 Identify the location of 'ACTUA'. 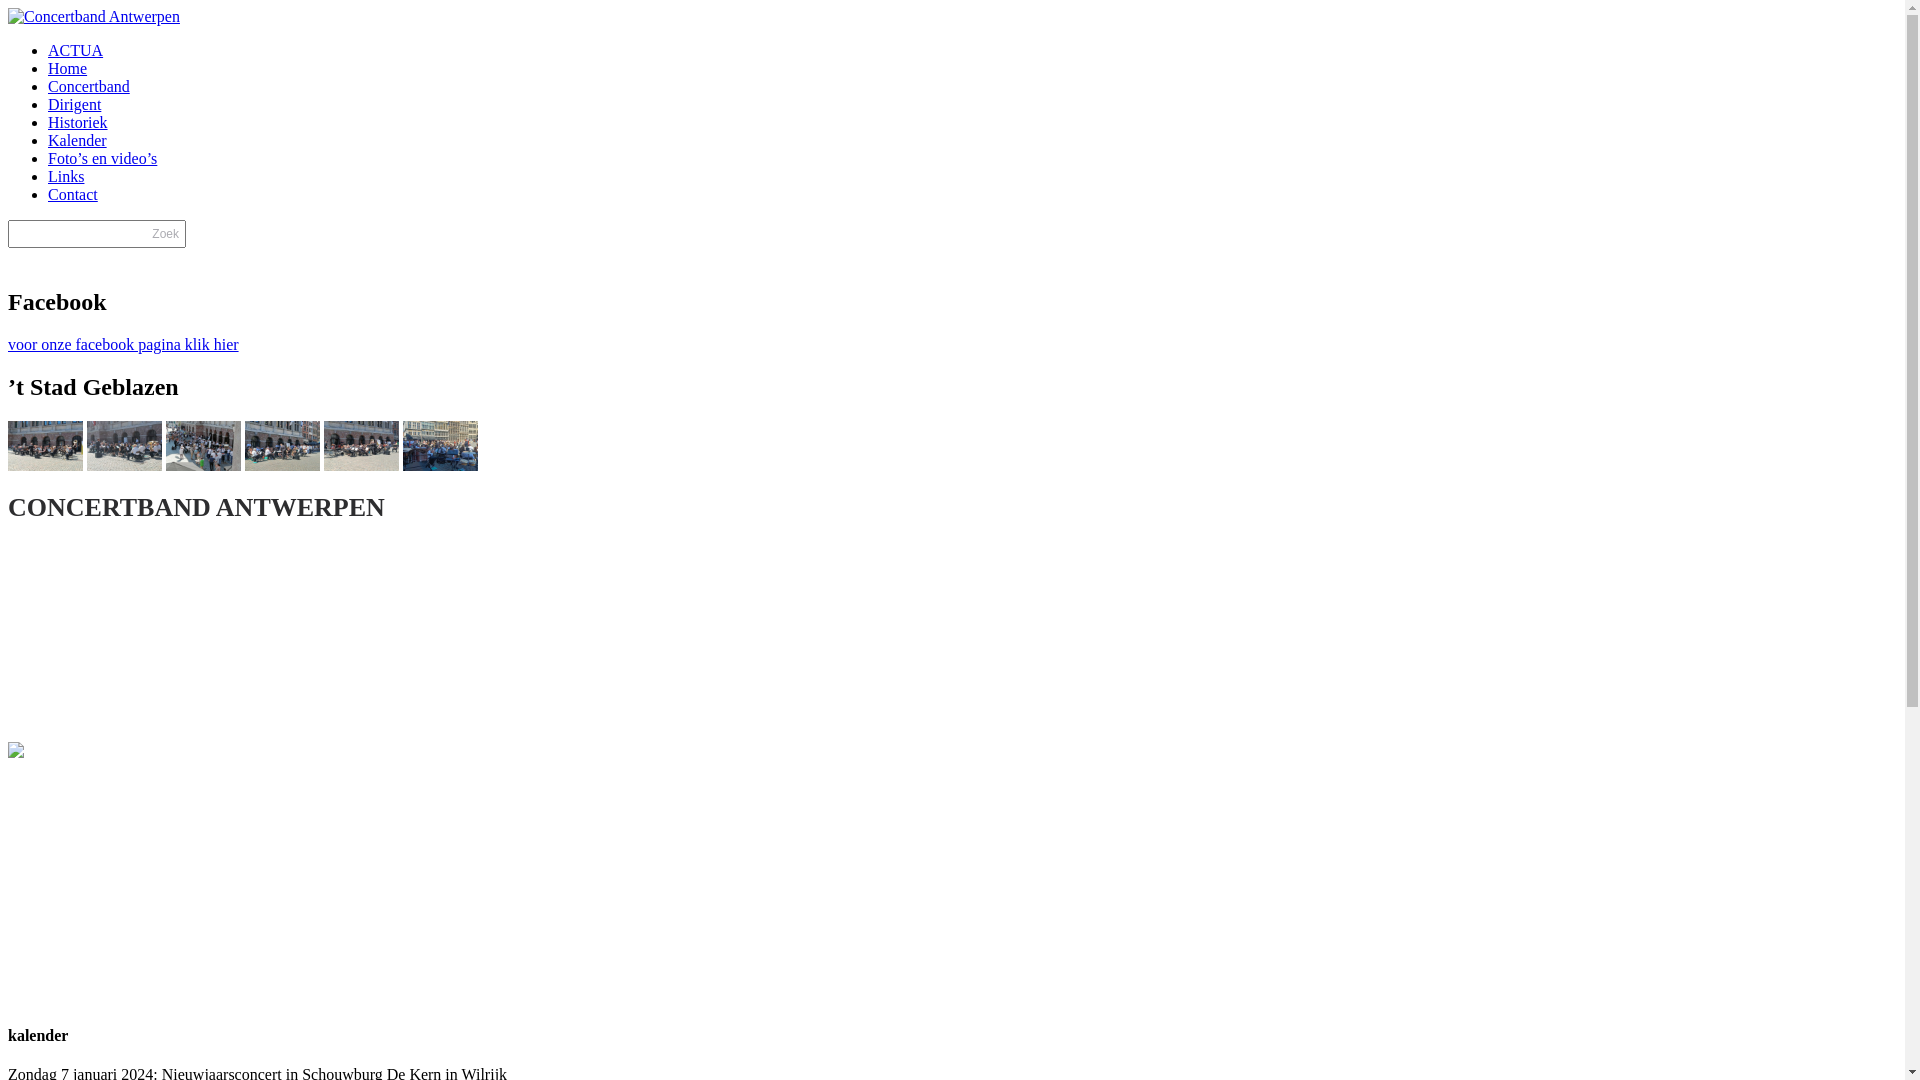
(75, 49).